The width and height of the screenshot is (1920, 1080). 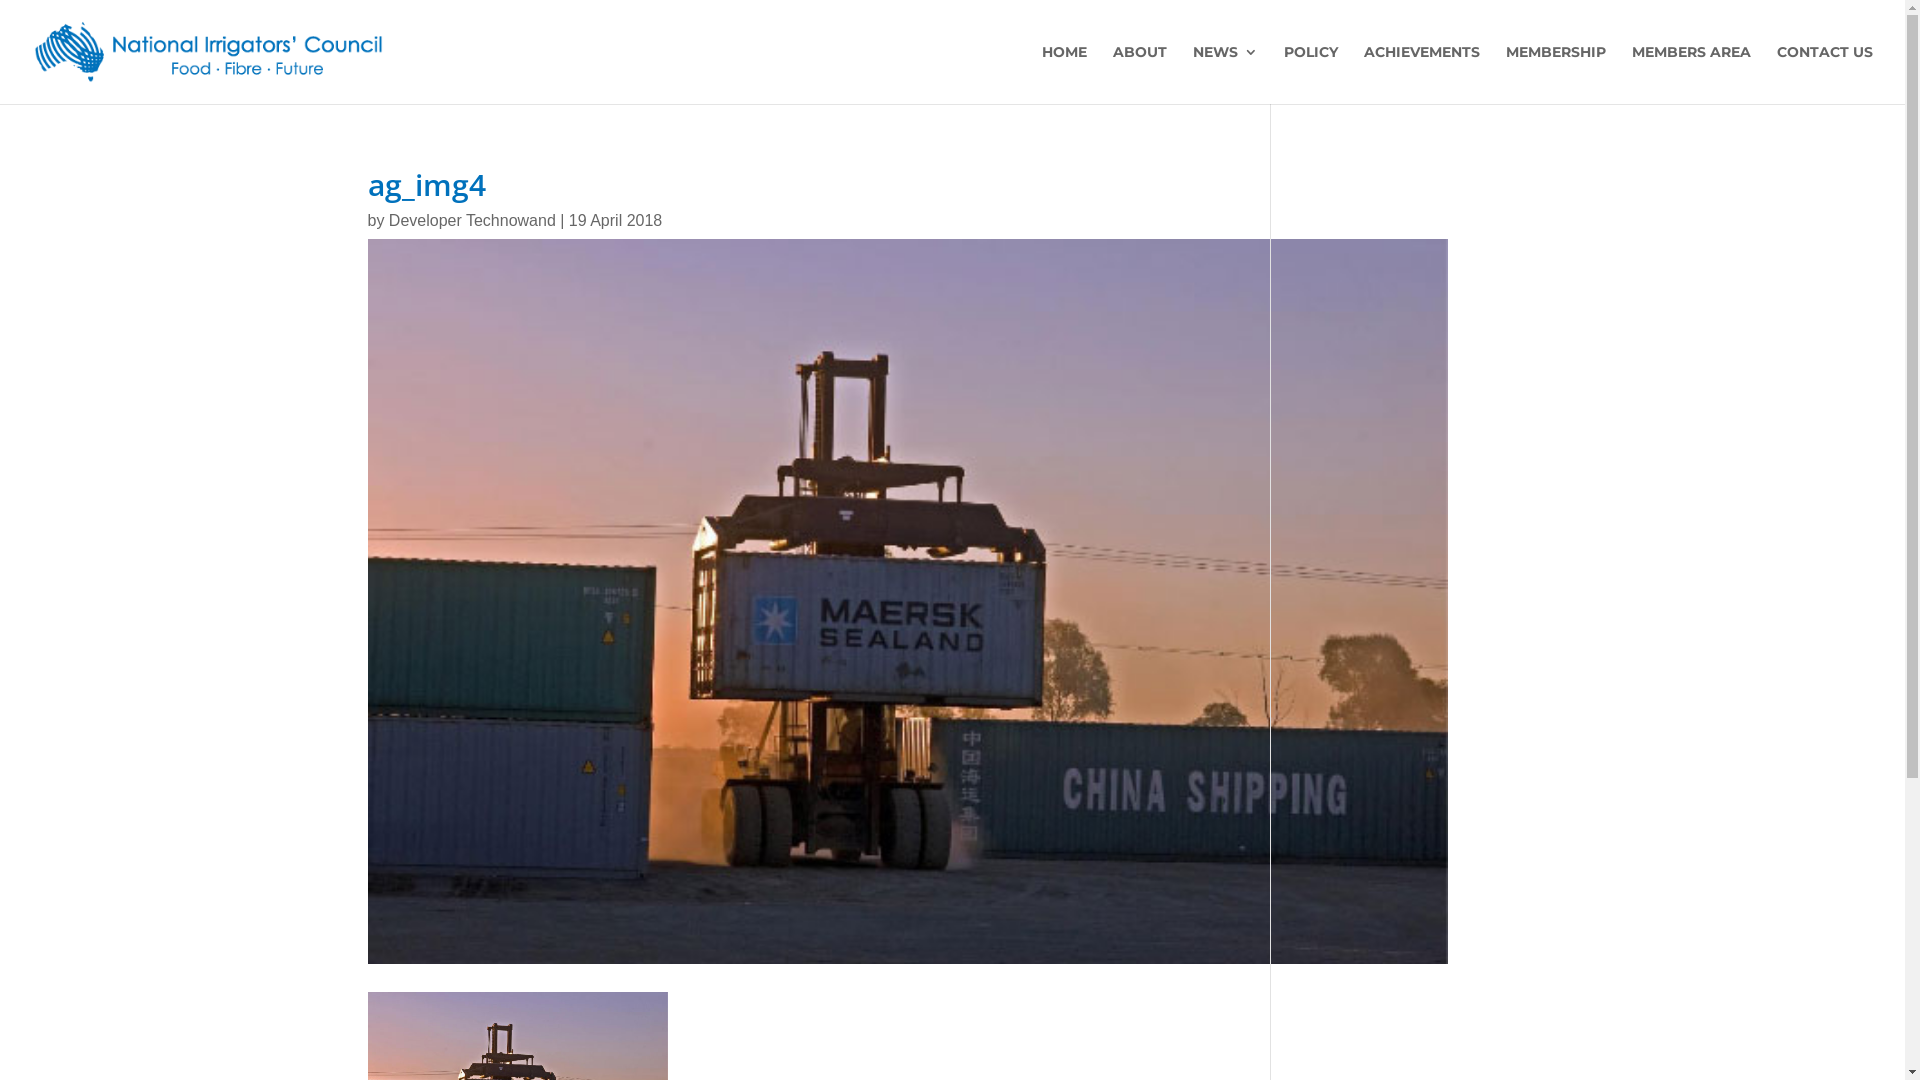 What do you see at coordinates (1690, 73) in the screenshot?
I see `'MEMBERS AREA'` at bounding box center [1690, 73].